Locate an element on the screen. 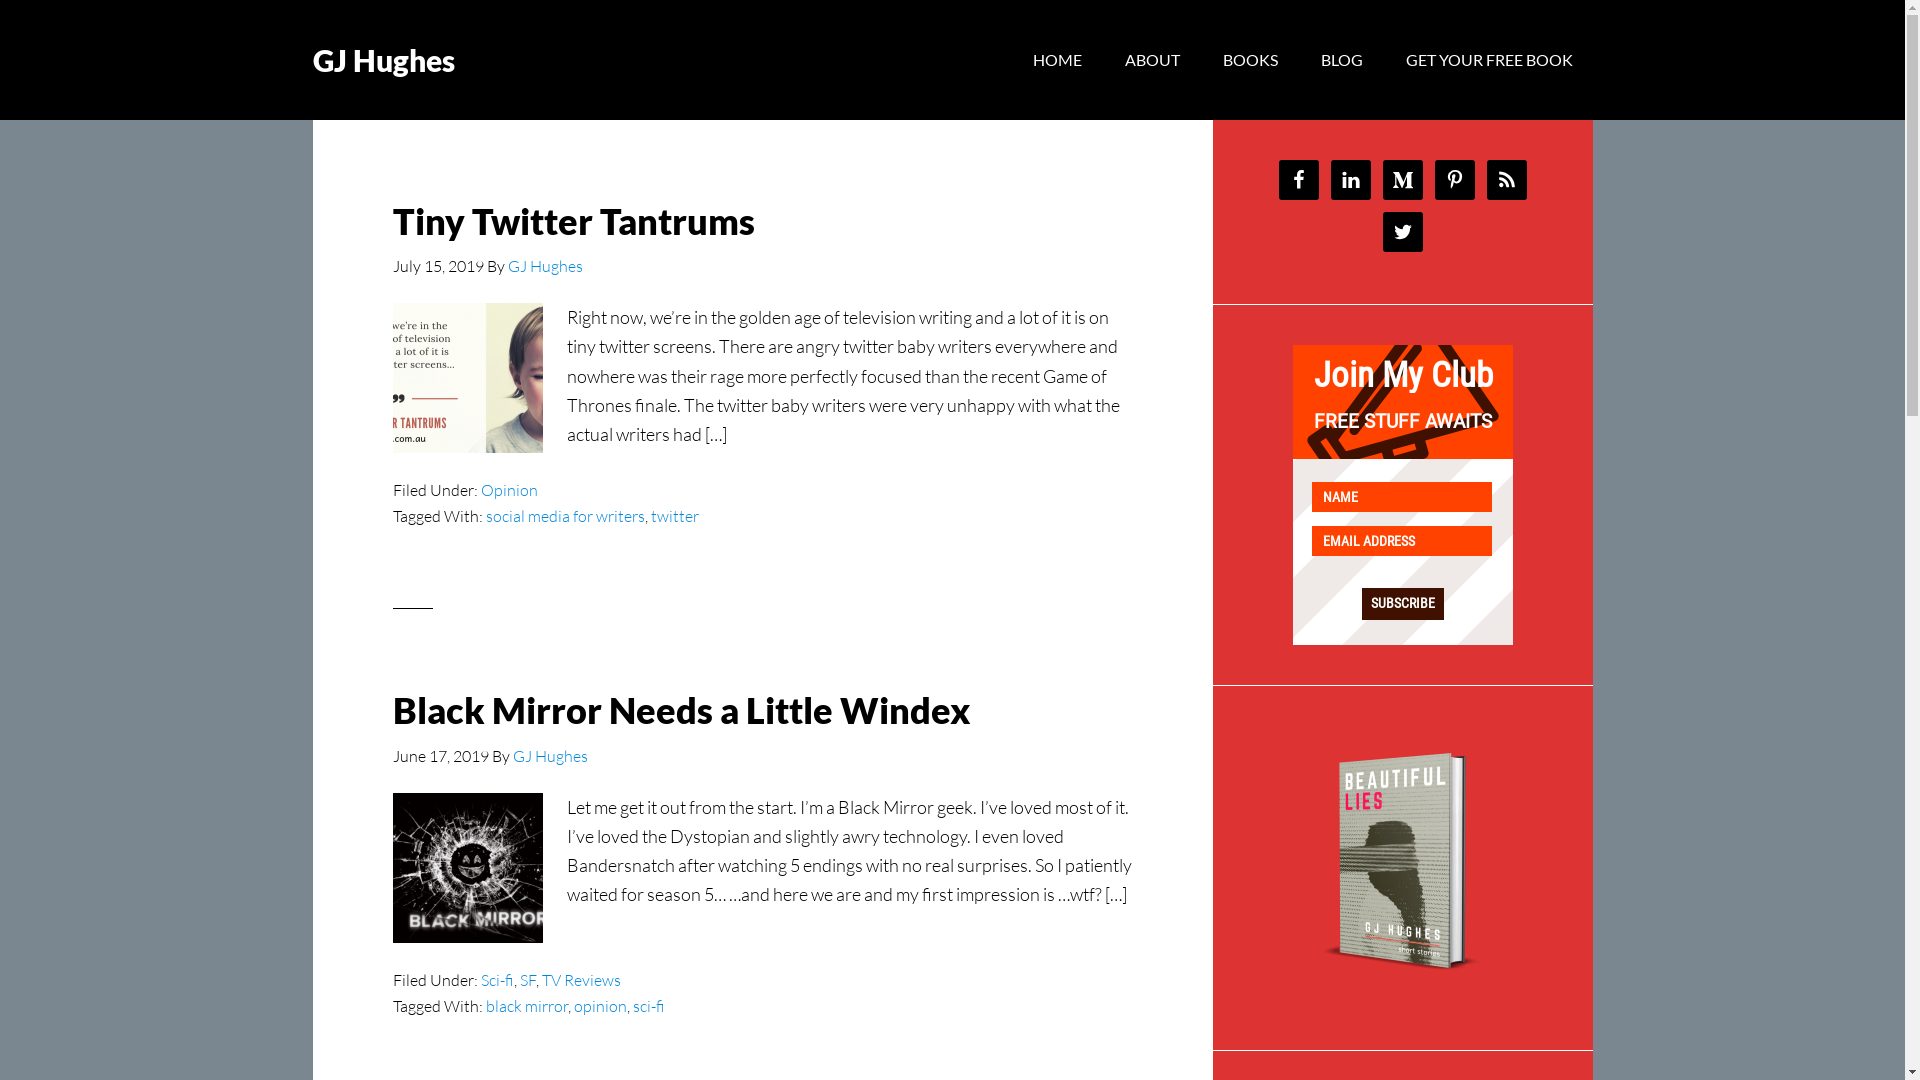 This screenshot has height=1080, width=1920. 'HOME' is located at coordinates (1055, 59).